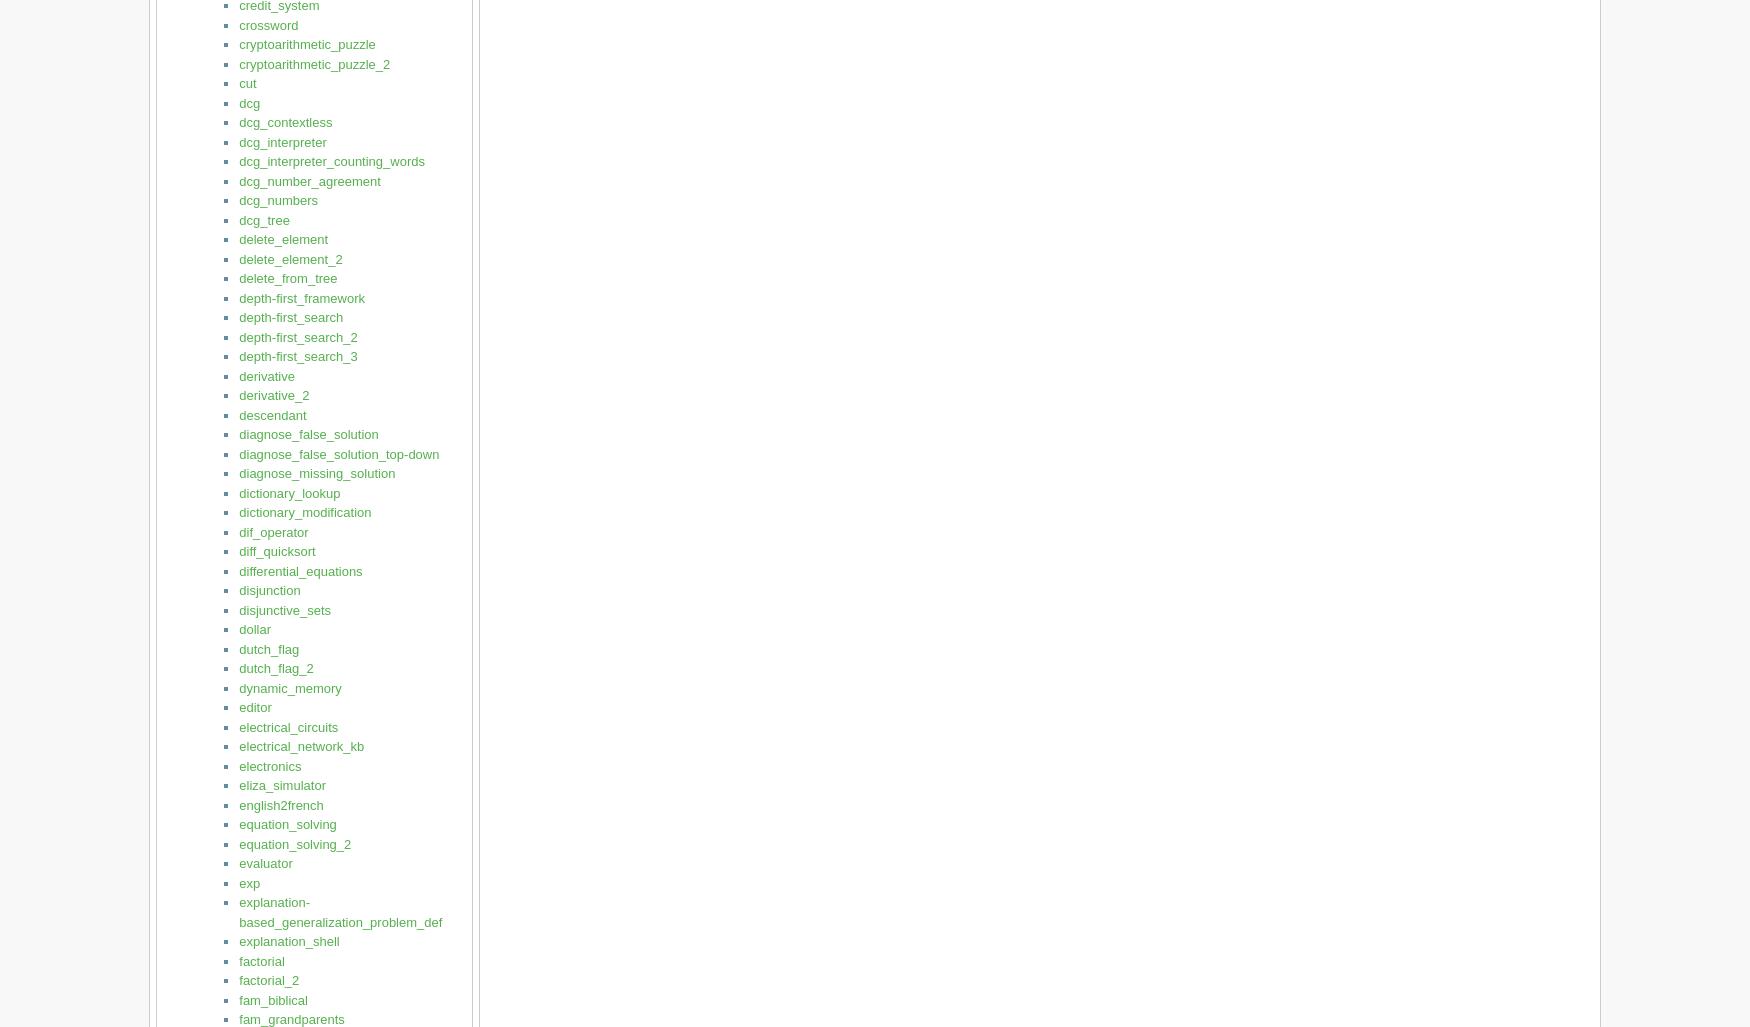 The width and height of the screenshot is (1750, 1027). I want to click on 'explanation_shell', so click(239, 941).